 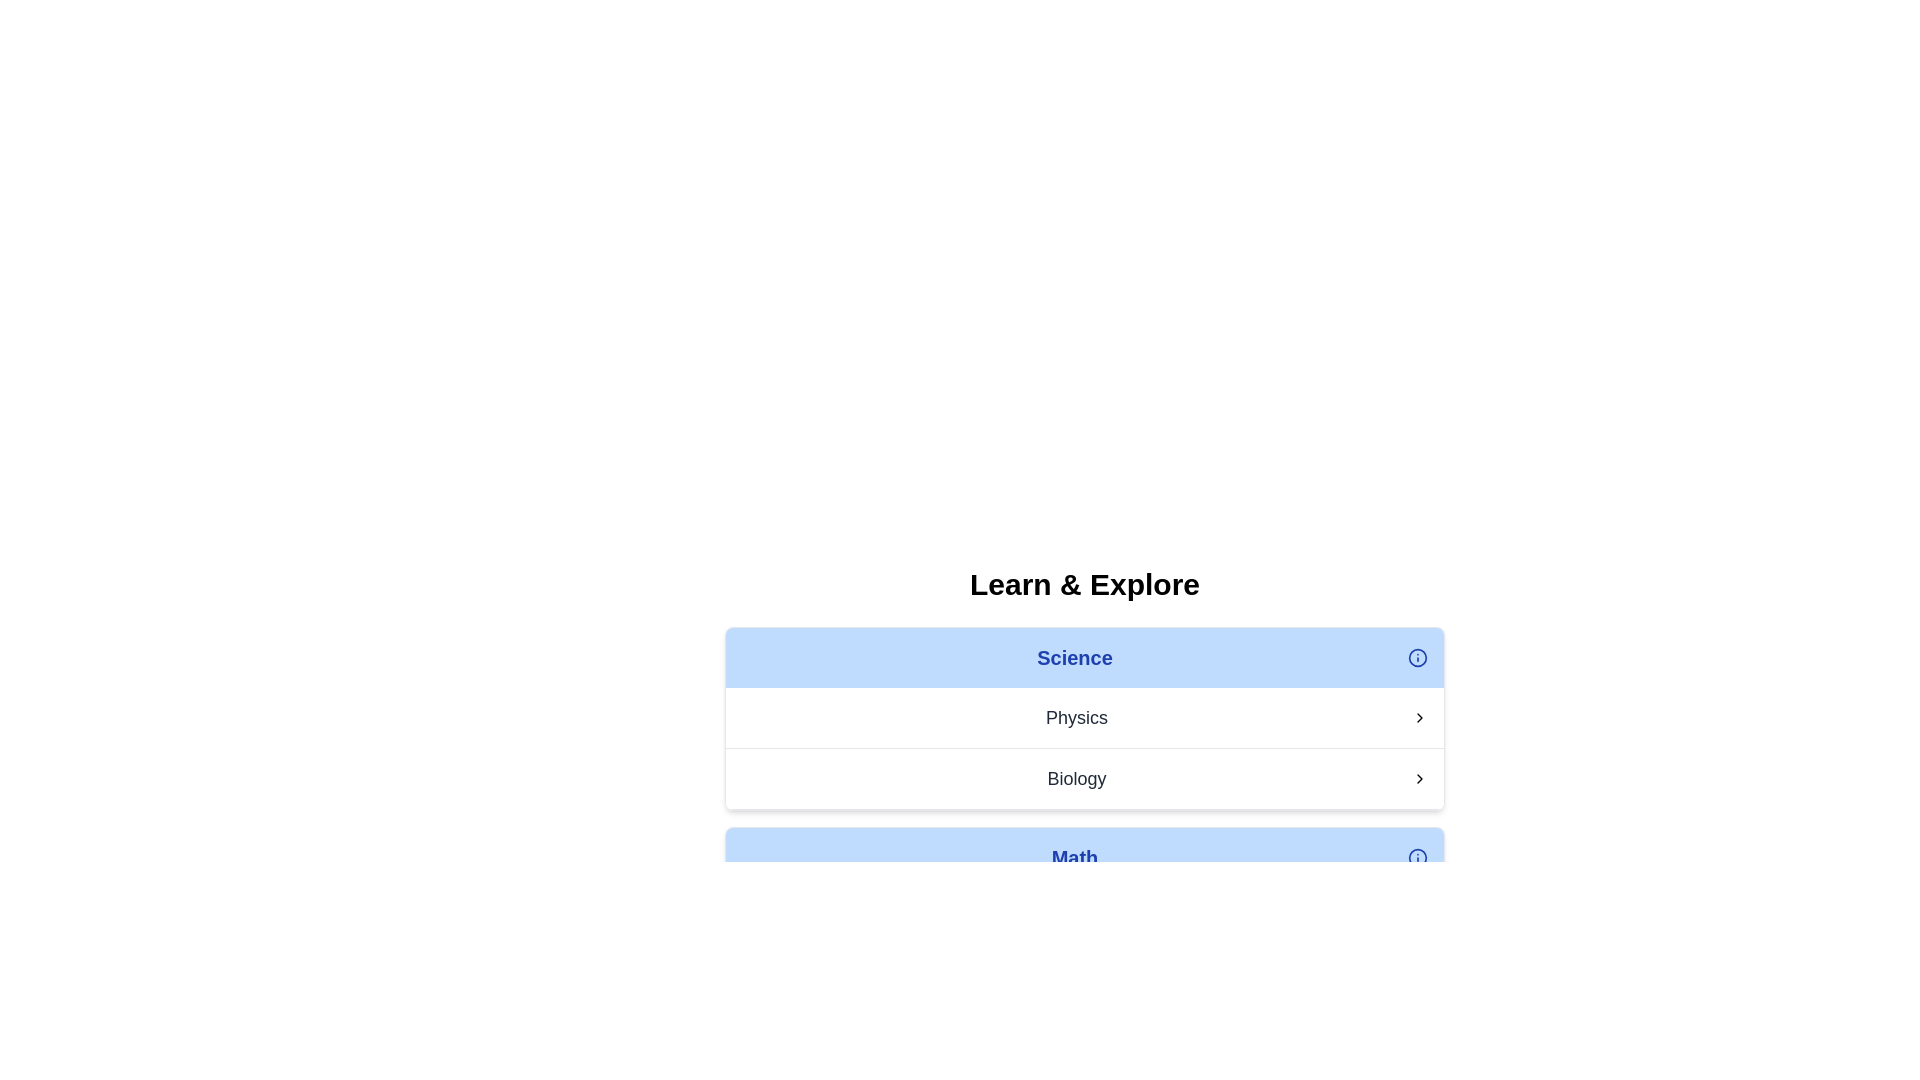 What do you see at coordinates (1419, 778) in the screenshot?
I see `the right-facing chevron icon located to the far right of the 'Biology' text` at bounding box center [1419, 778].